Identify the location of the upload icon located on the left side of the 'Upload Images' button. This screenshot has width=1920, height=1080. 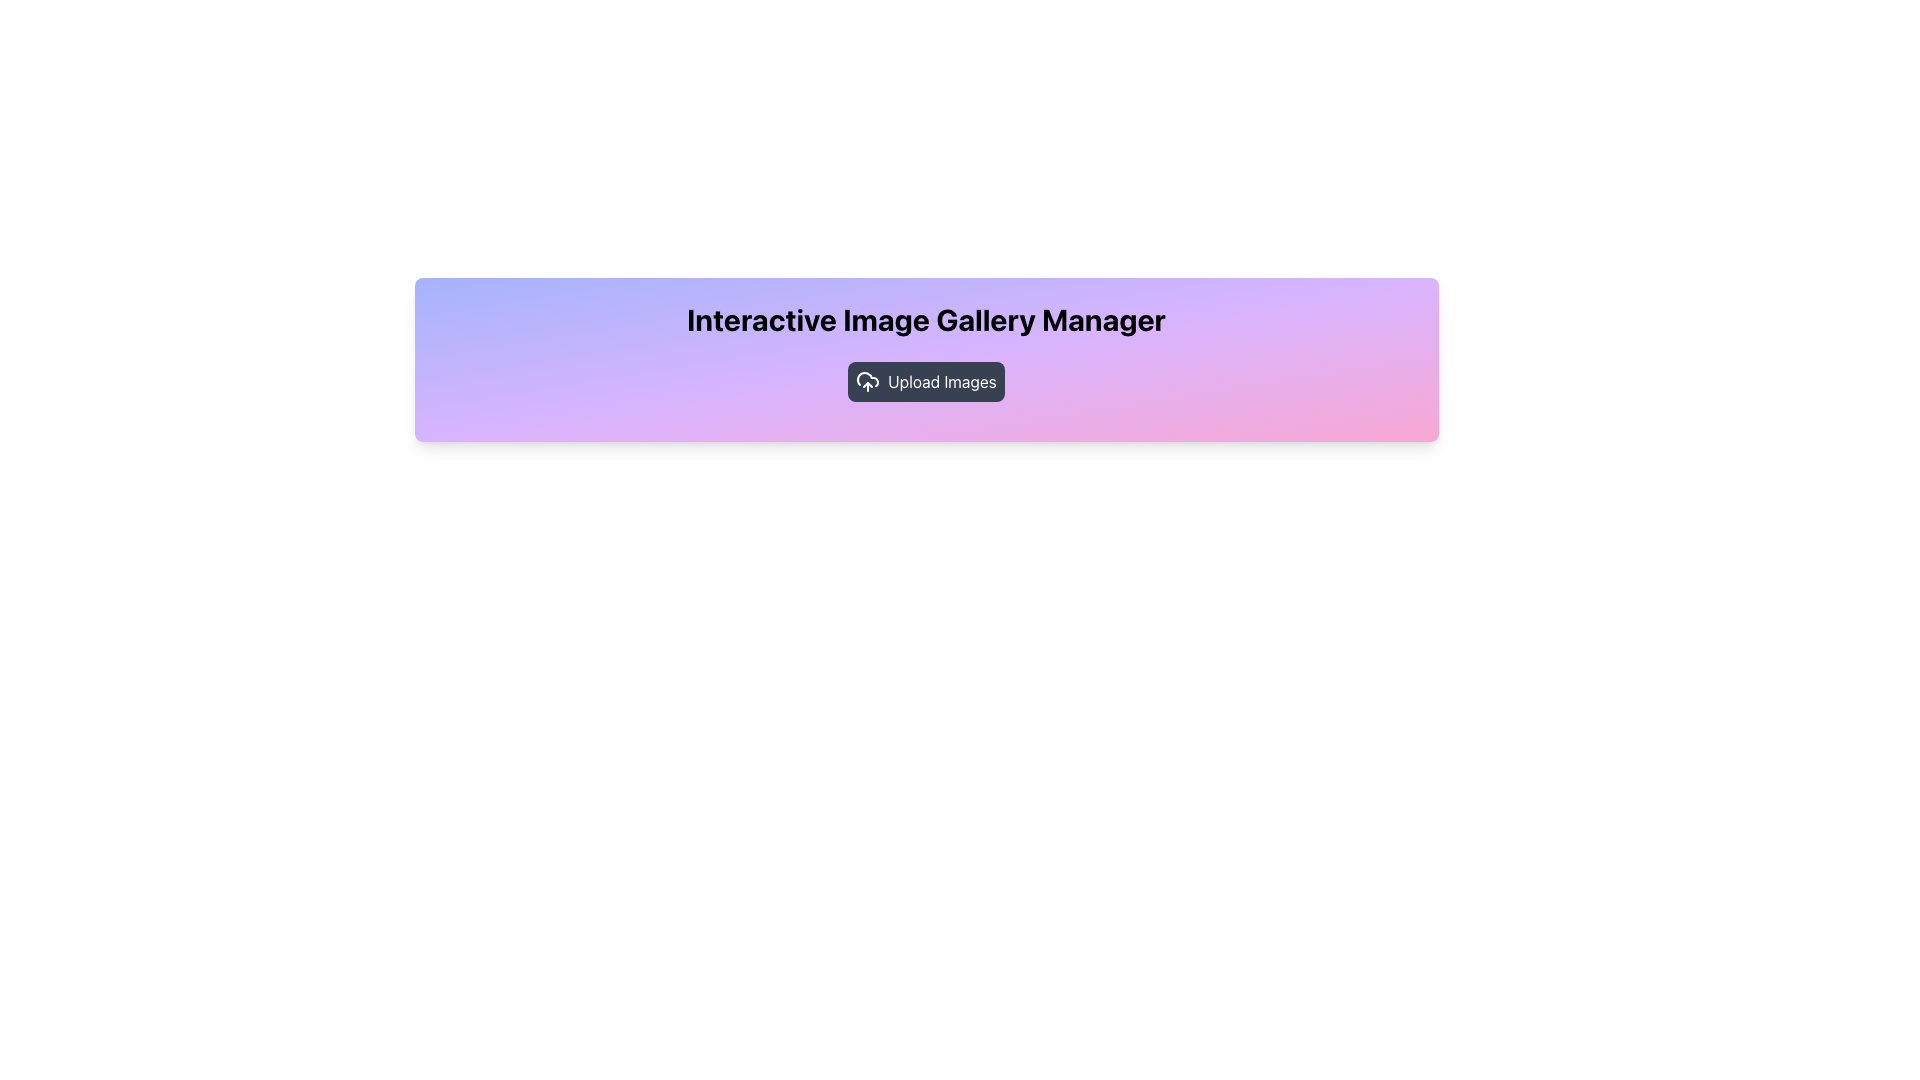
(868, 381).